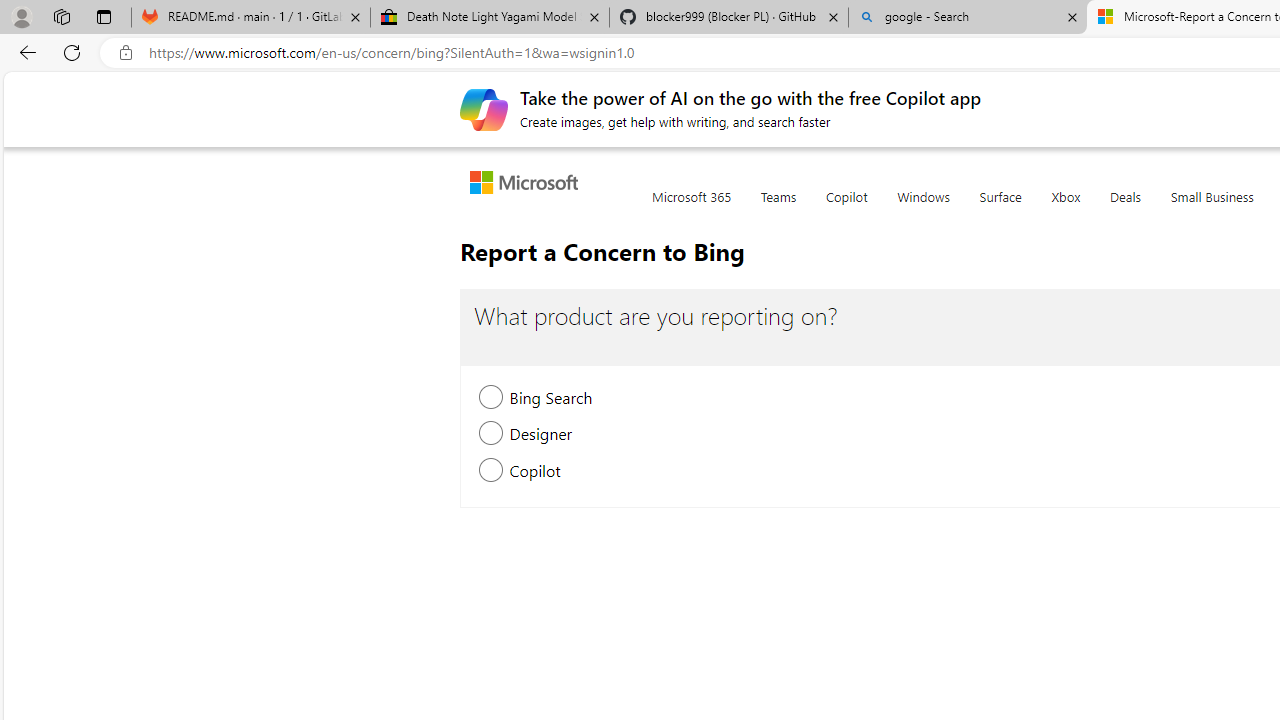  Describe the element at coordinates (491, 471) in the screenshot. I see `'Copilot, new section will be expanded'` at that location.